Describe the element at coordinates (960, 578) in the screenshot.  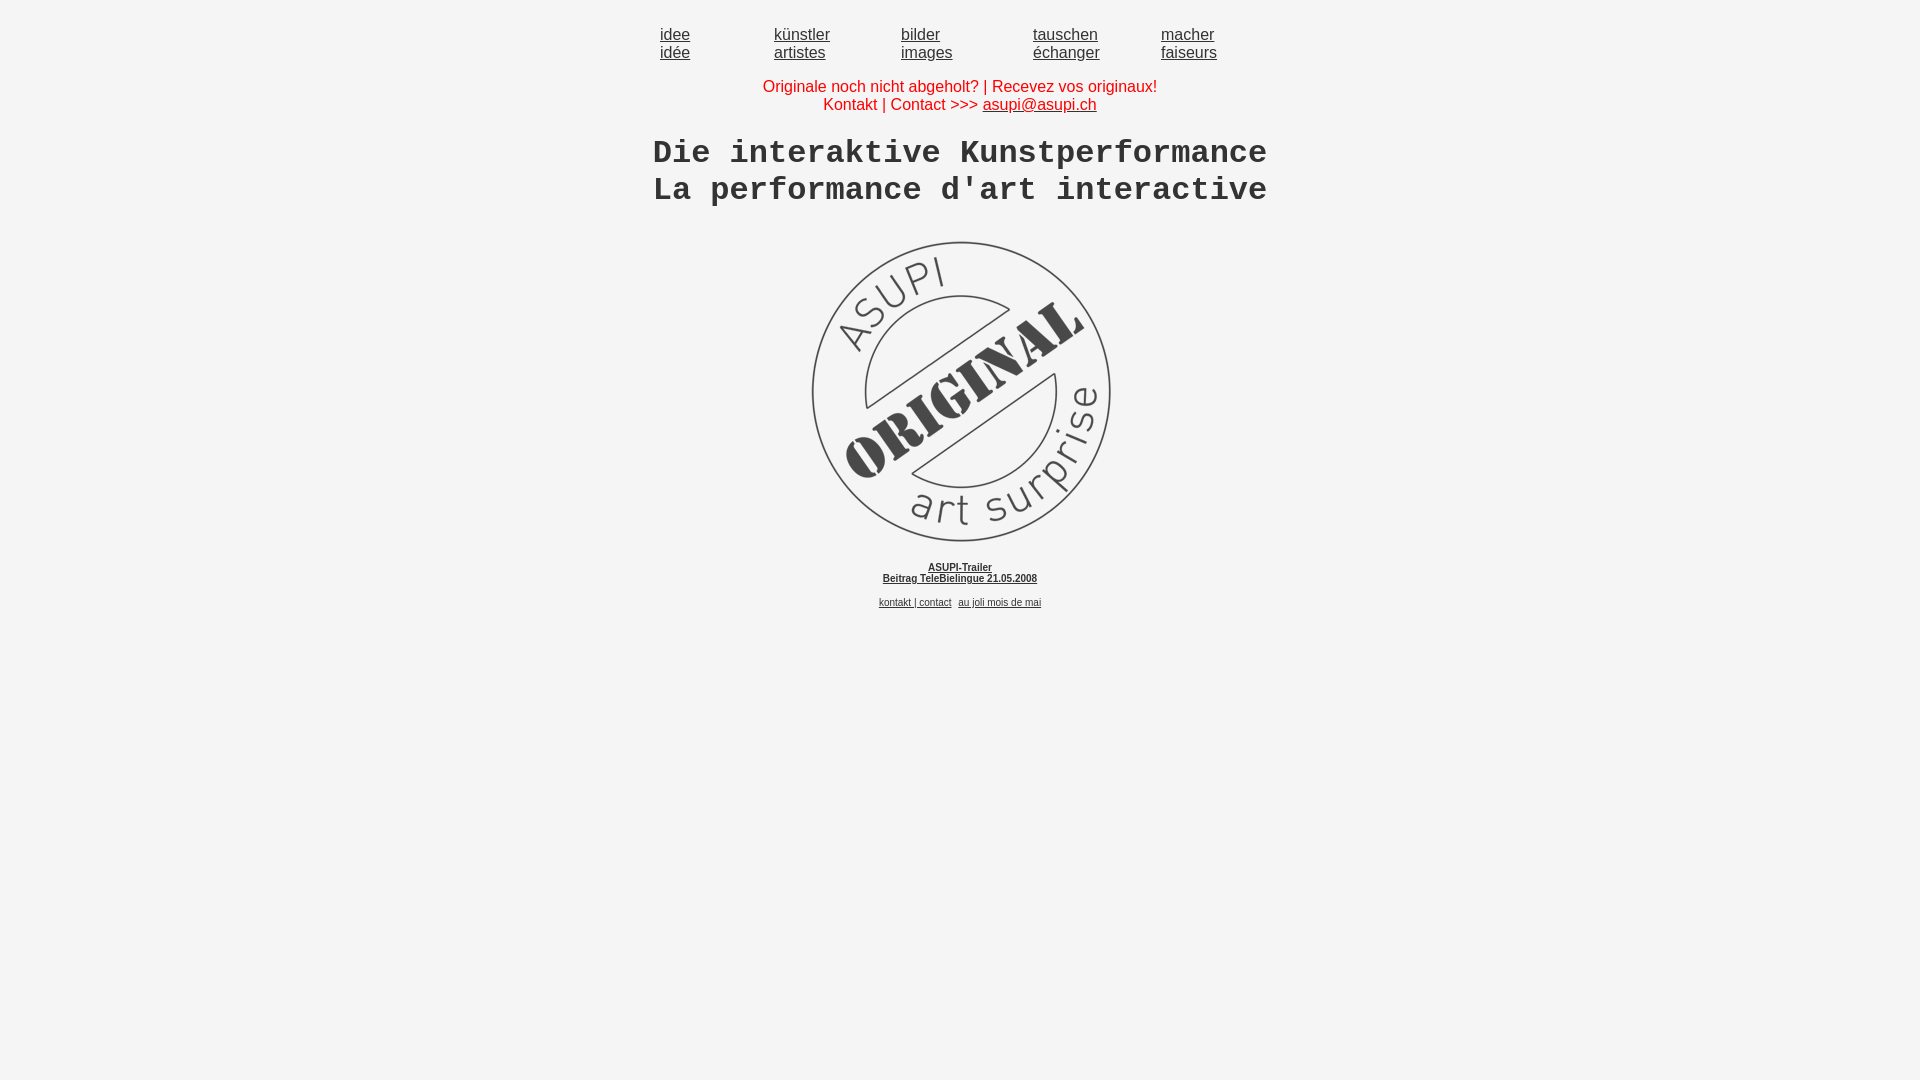
I see `'Beitrag TeleBielingue 21.05.2008'` at that location.